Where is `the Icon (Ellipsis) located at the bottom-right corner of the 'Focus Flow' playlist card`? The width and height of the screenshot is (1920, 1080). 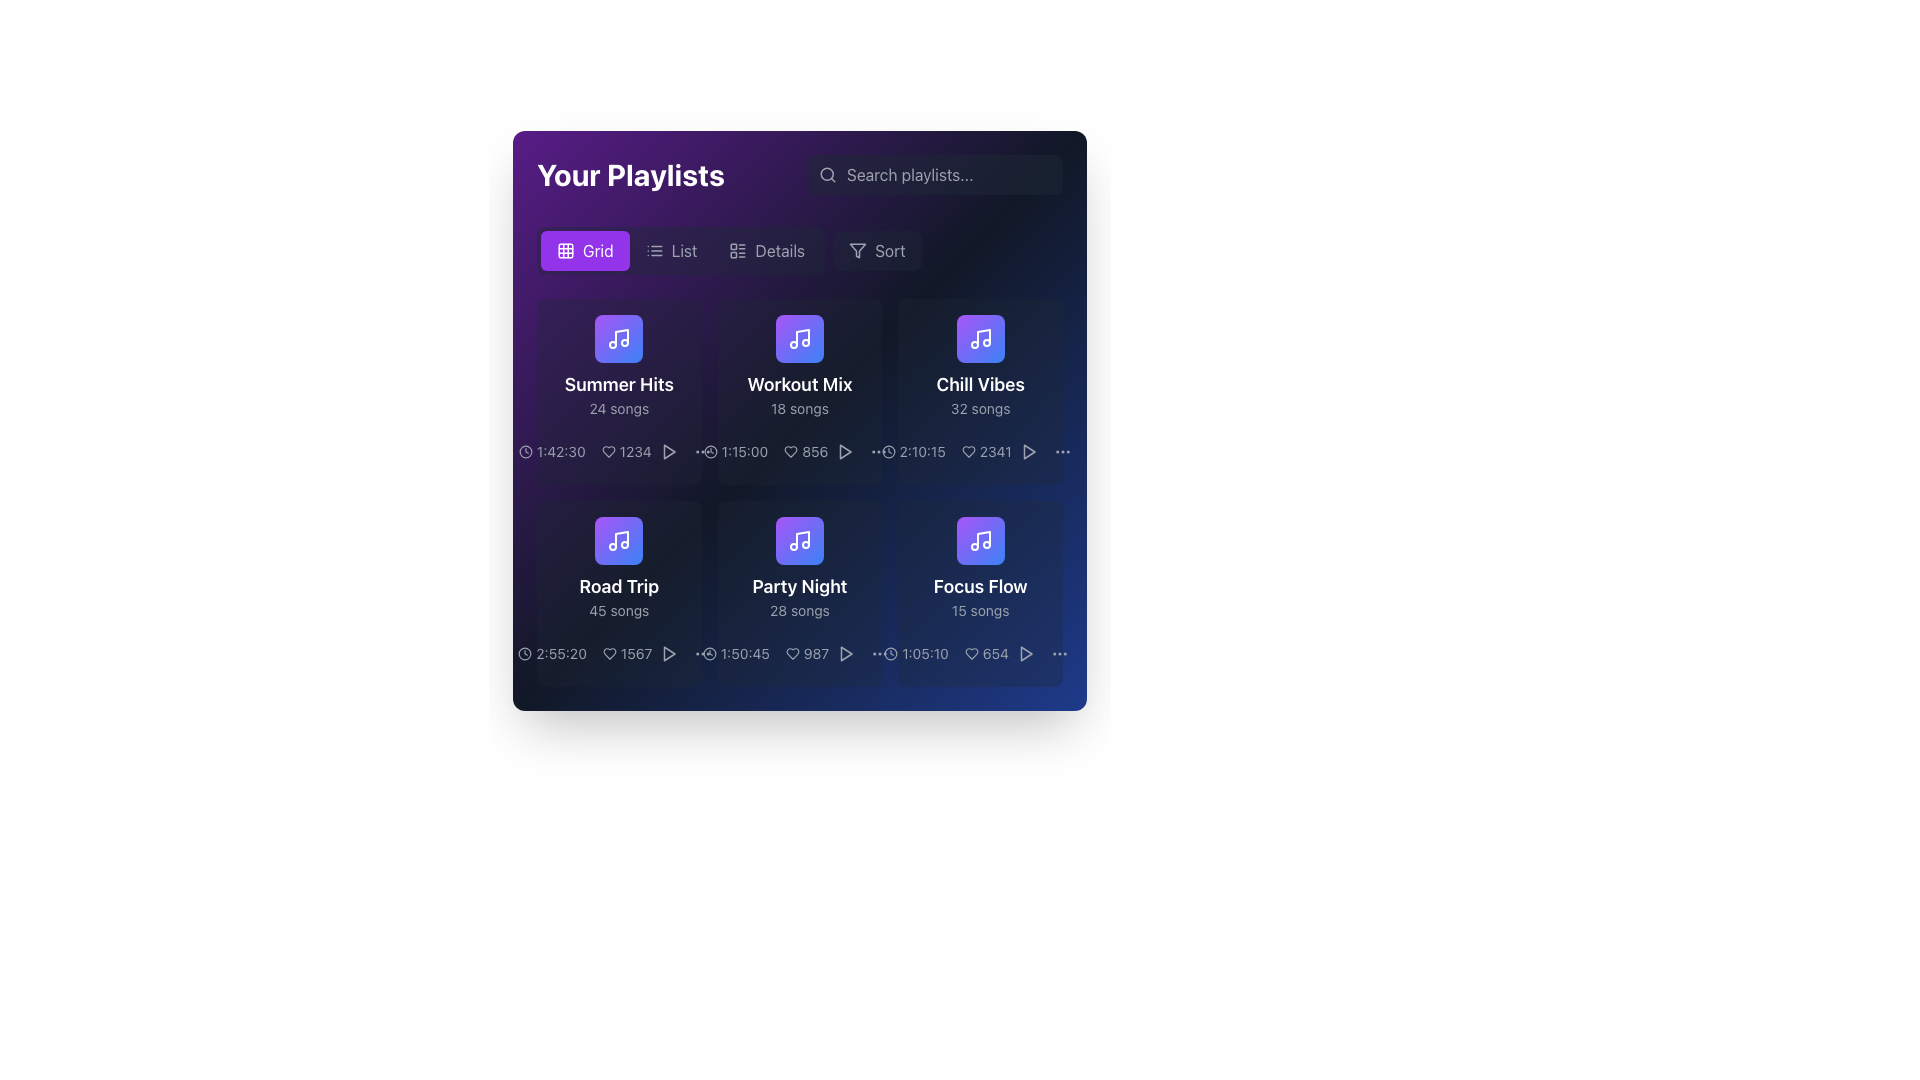 the Icon (Ellipsis) located at the bottom-right corner of the 'Focus Flow' playlist card is located at coordinates (1059, 654).